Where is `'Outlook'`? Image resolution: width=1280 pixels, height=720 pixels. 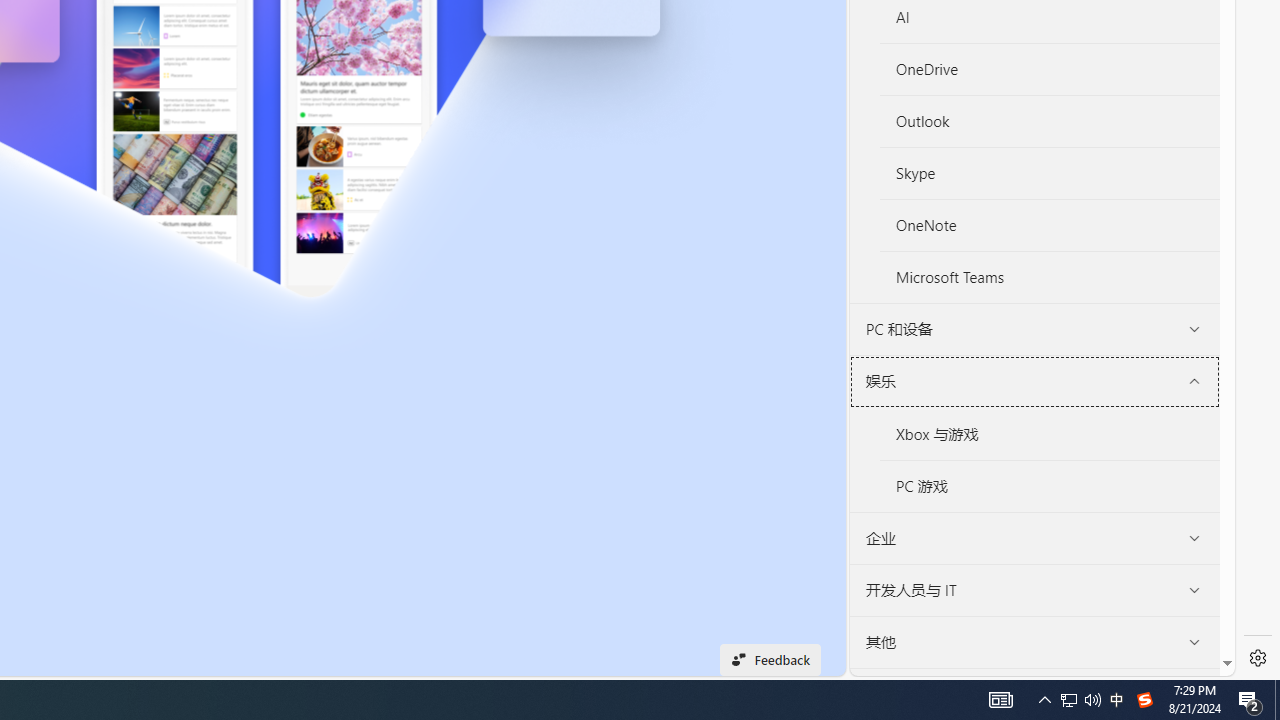 'Outlook' is located at coordinates (1048, 121).